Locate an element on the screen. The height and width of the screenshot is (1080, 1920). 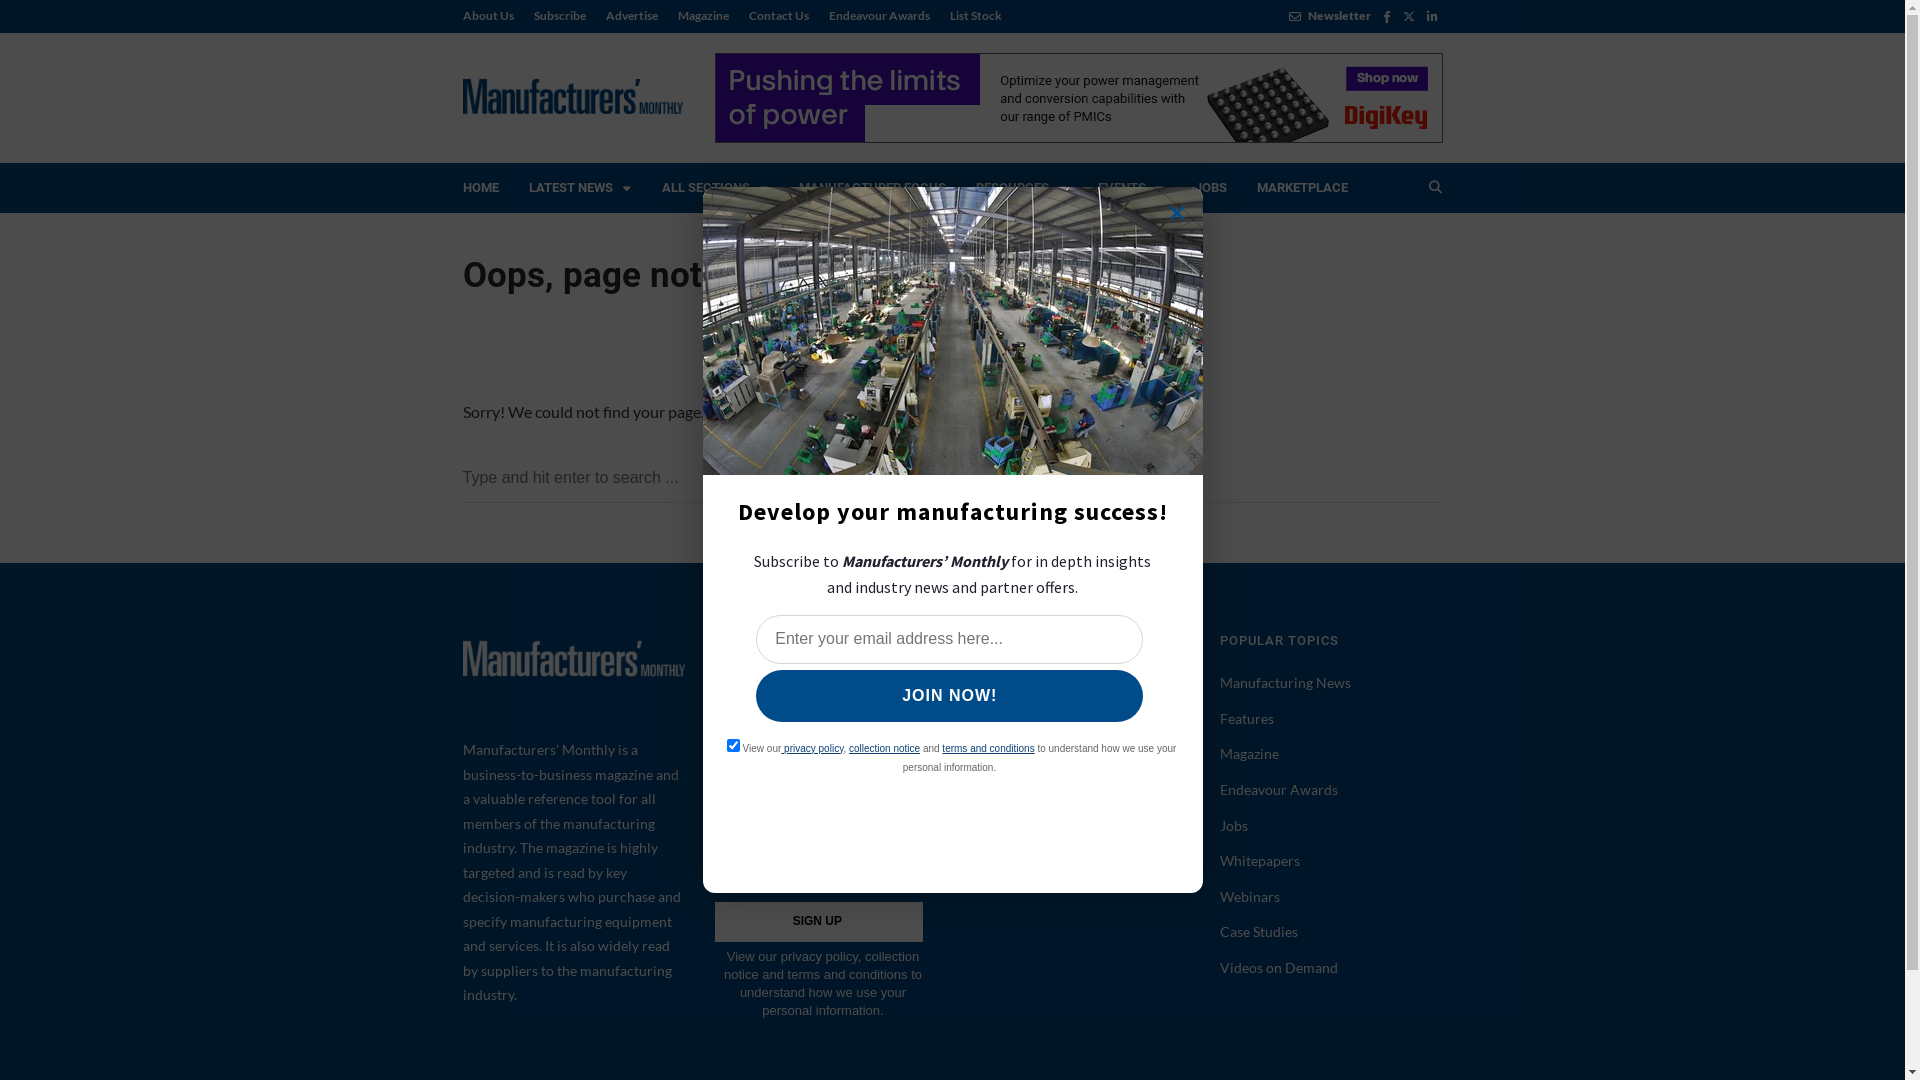
'Videos on Demand' is located at coordinates (1277, 966).